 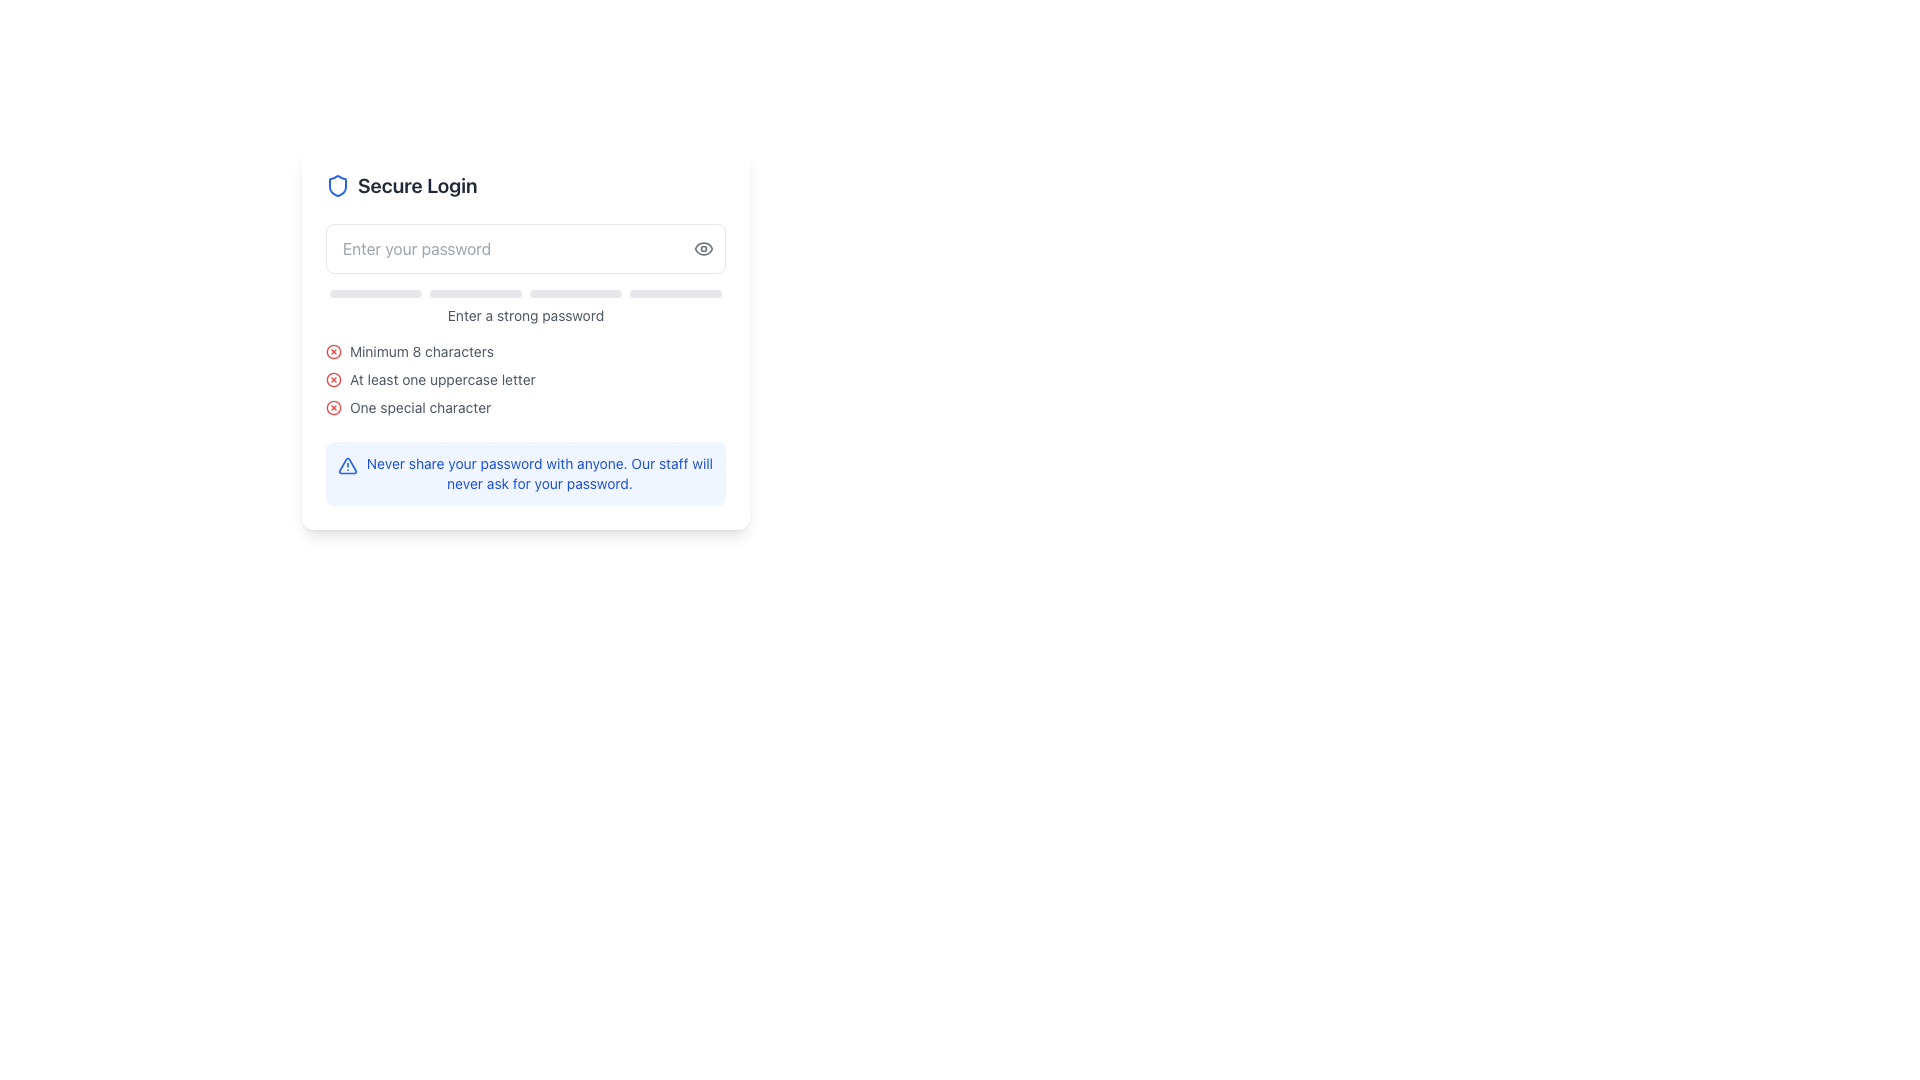 What do you see at coordinates (539, 474) in the screenshot?
I see `the informational text element about password privacy located at the bottom of the login interface, which is within a light blue rounded background and has an alert icon to its left` at bounding box center [539, 474].